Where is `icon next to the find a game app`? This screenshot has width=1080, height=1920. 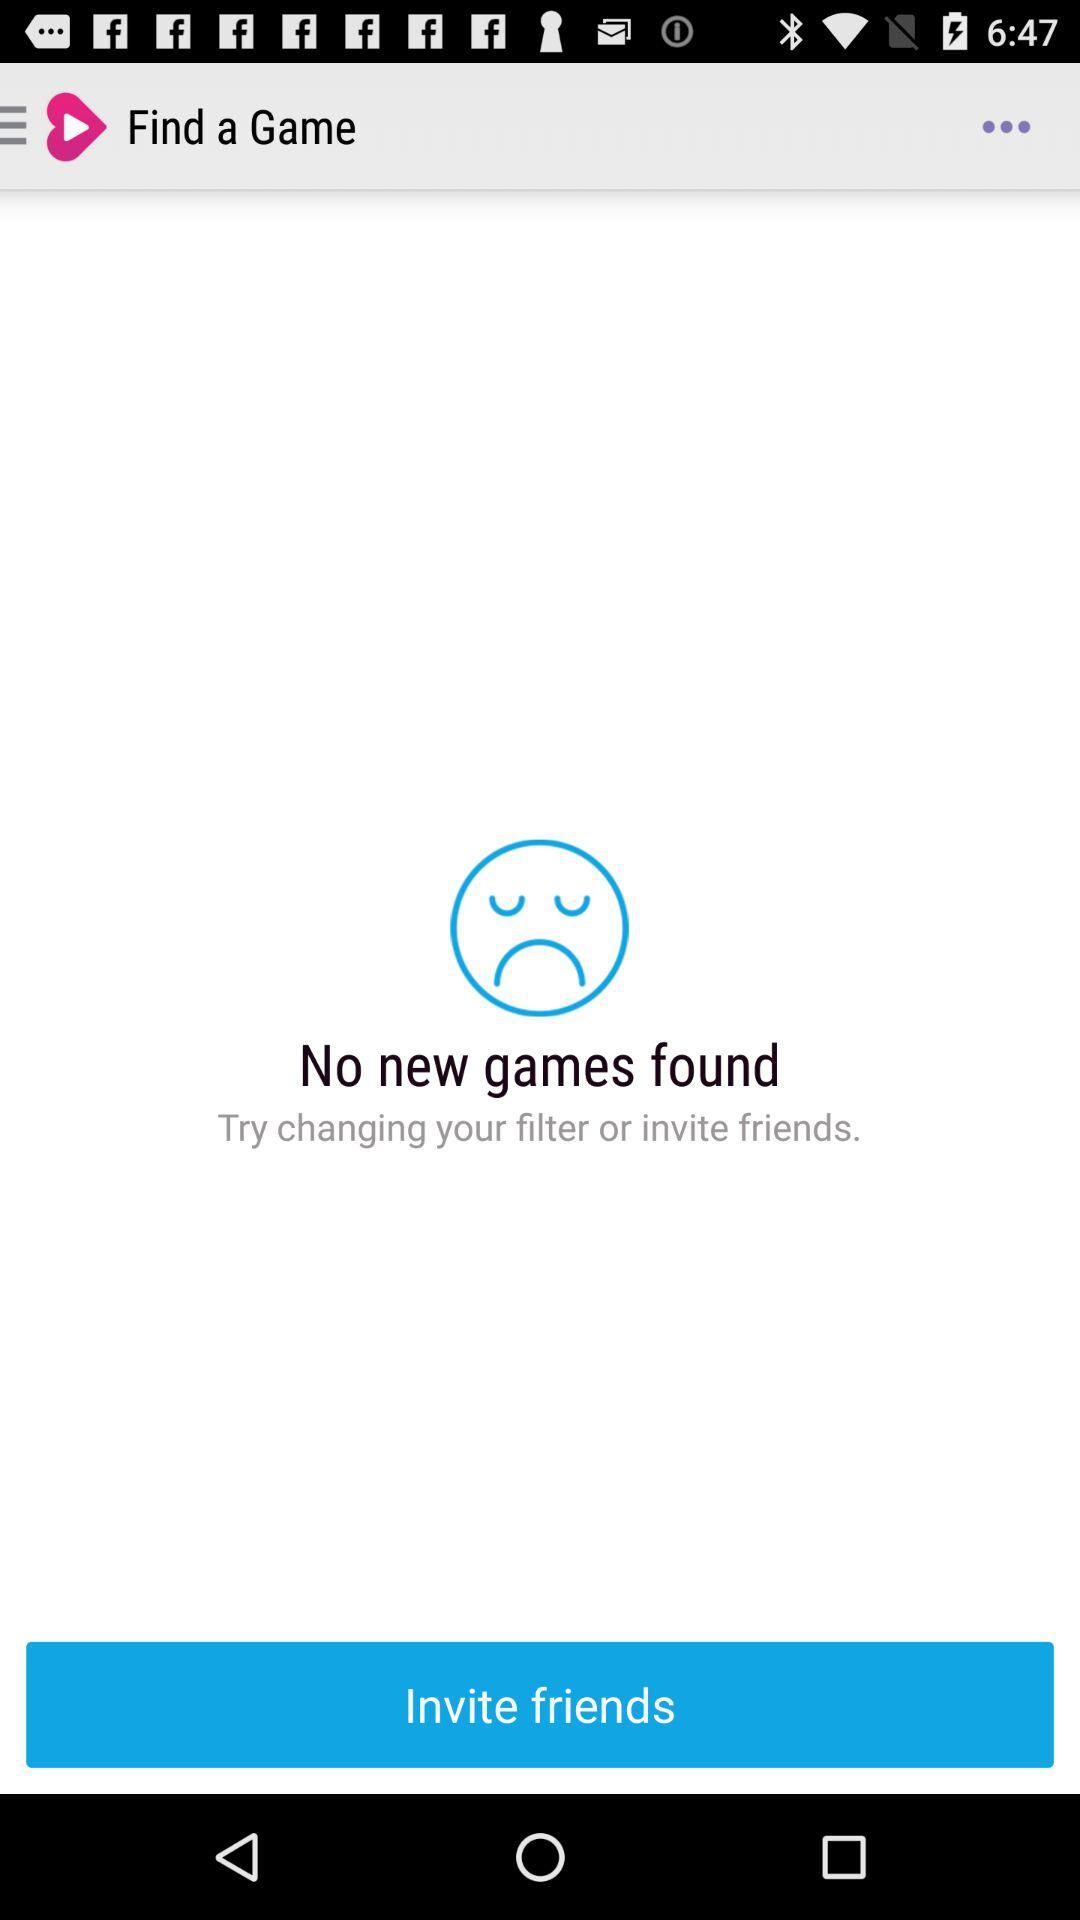 icon next to the find a game app is located at coordinates (1006, 124).